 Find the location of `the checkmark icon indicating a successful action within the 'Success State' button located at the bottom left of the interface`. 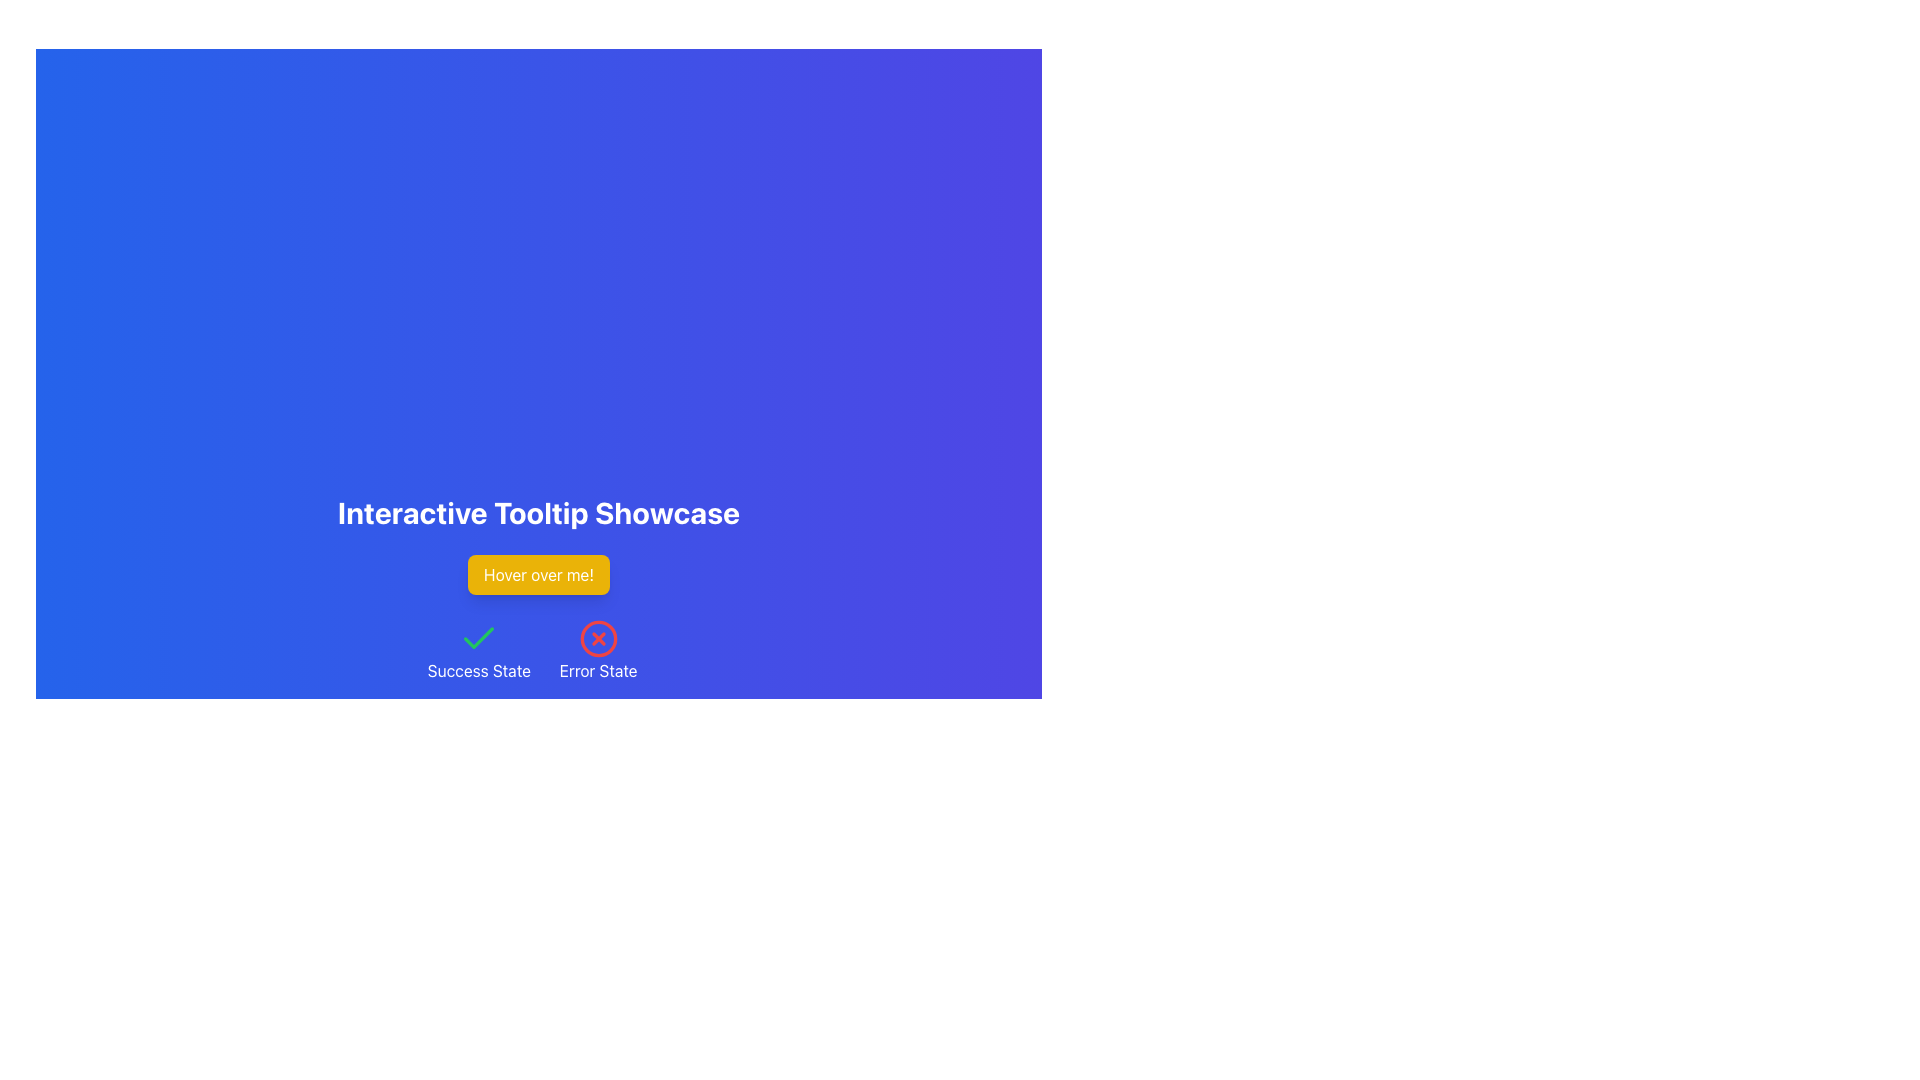

the checkmark icon indicating a successful action within the 'Success State' button located at the bottom left of the interface is located at coordinates (478, 638).